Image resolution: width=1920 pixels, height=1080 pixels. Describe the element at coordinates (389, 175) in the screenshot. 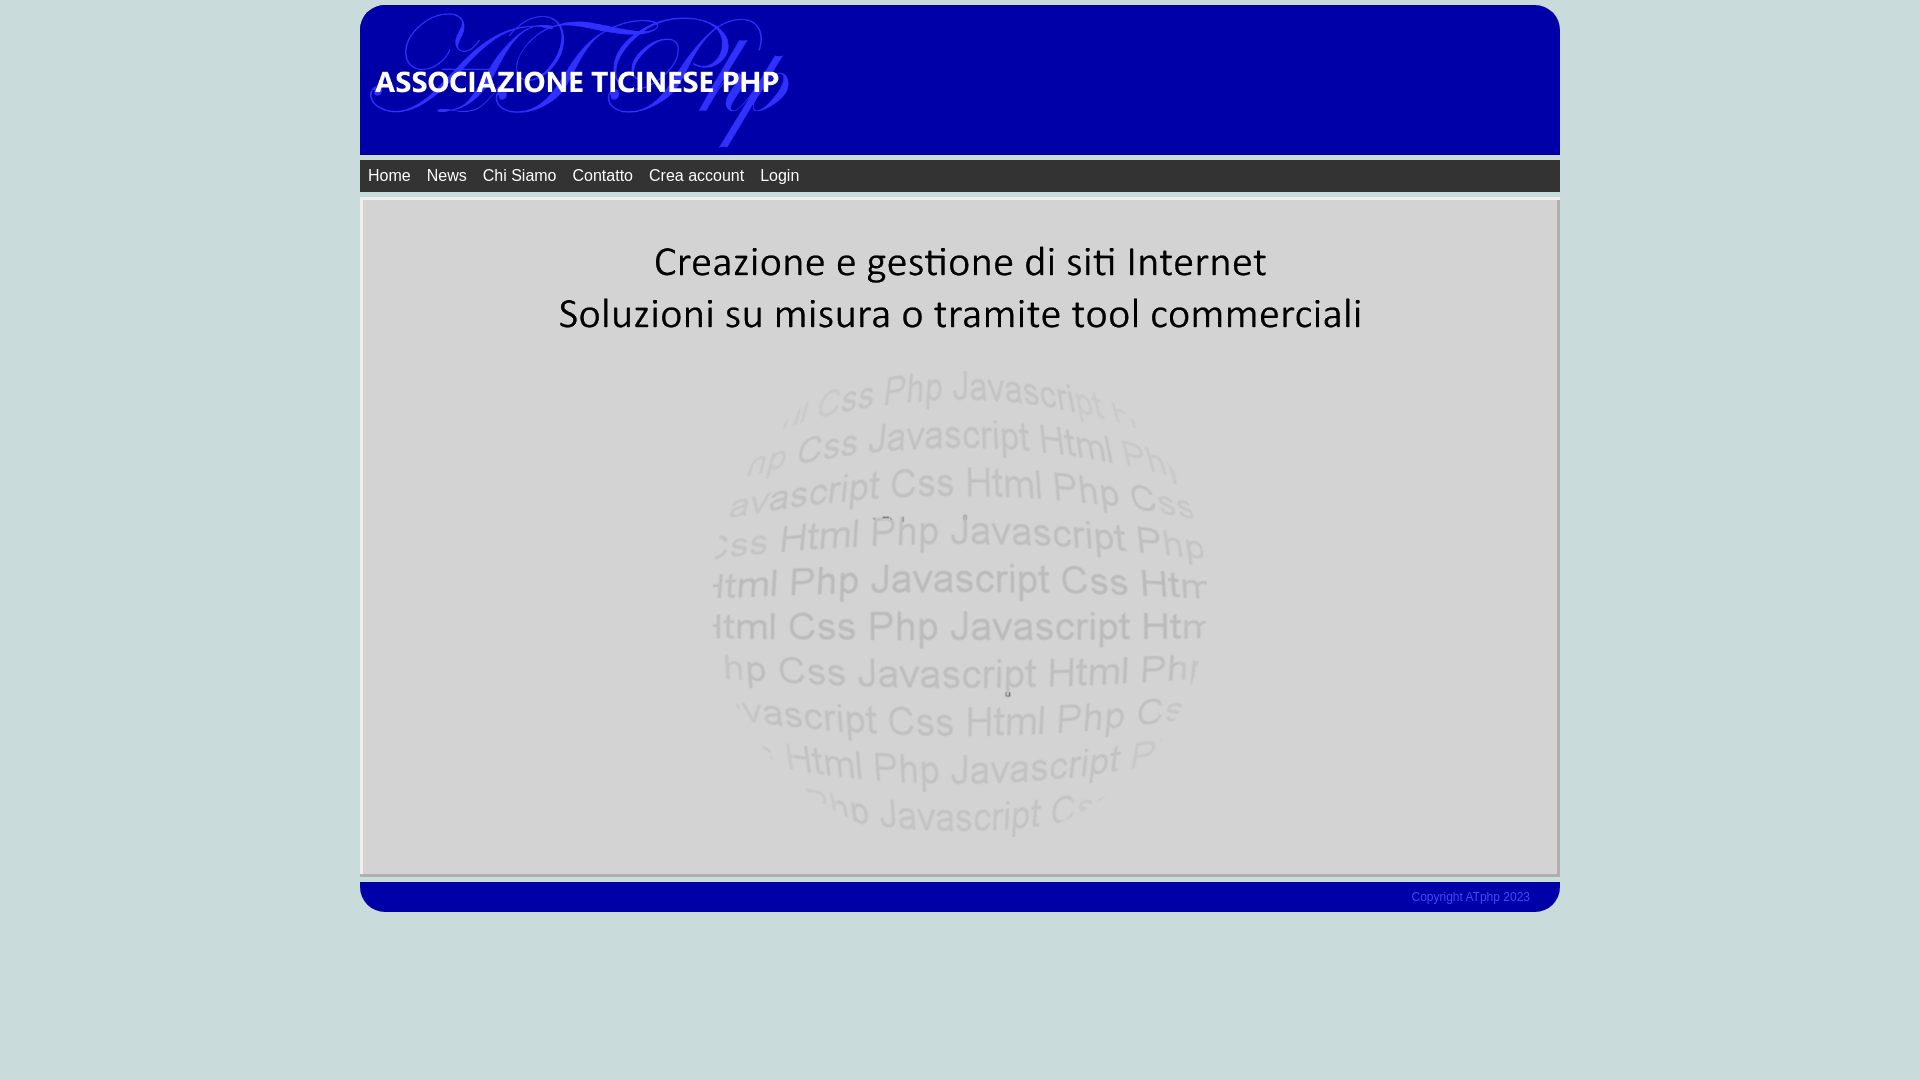

I see `'Home'` at that location.